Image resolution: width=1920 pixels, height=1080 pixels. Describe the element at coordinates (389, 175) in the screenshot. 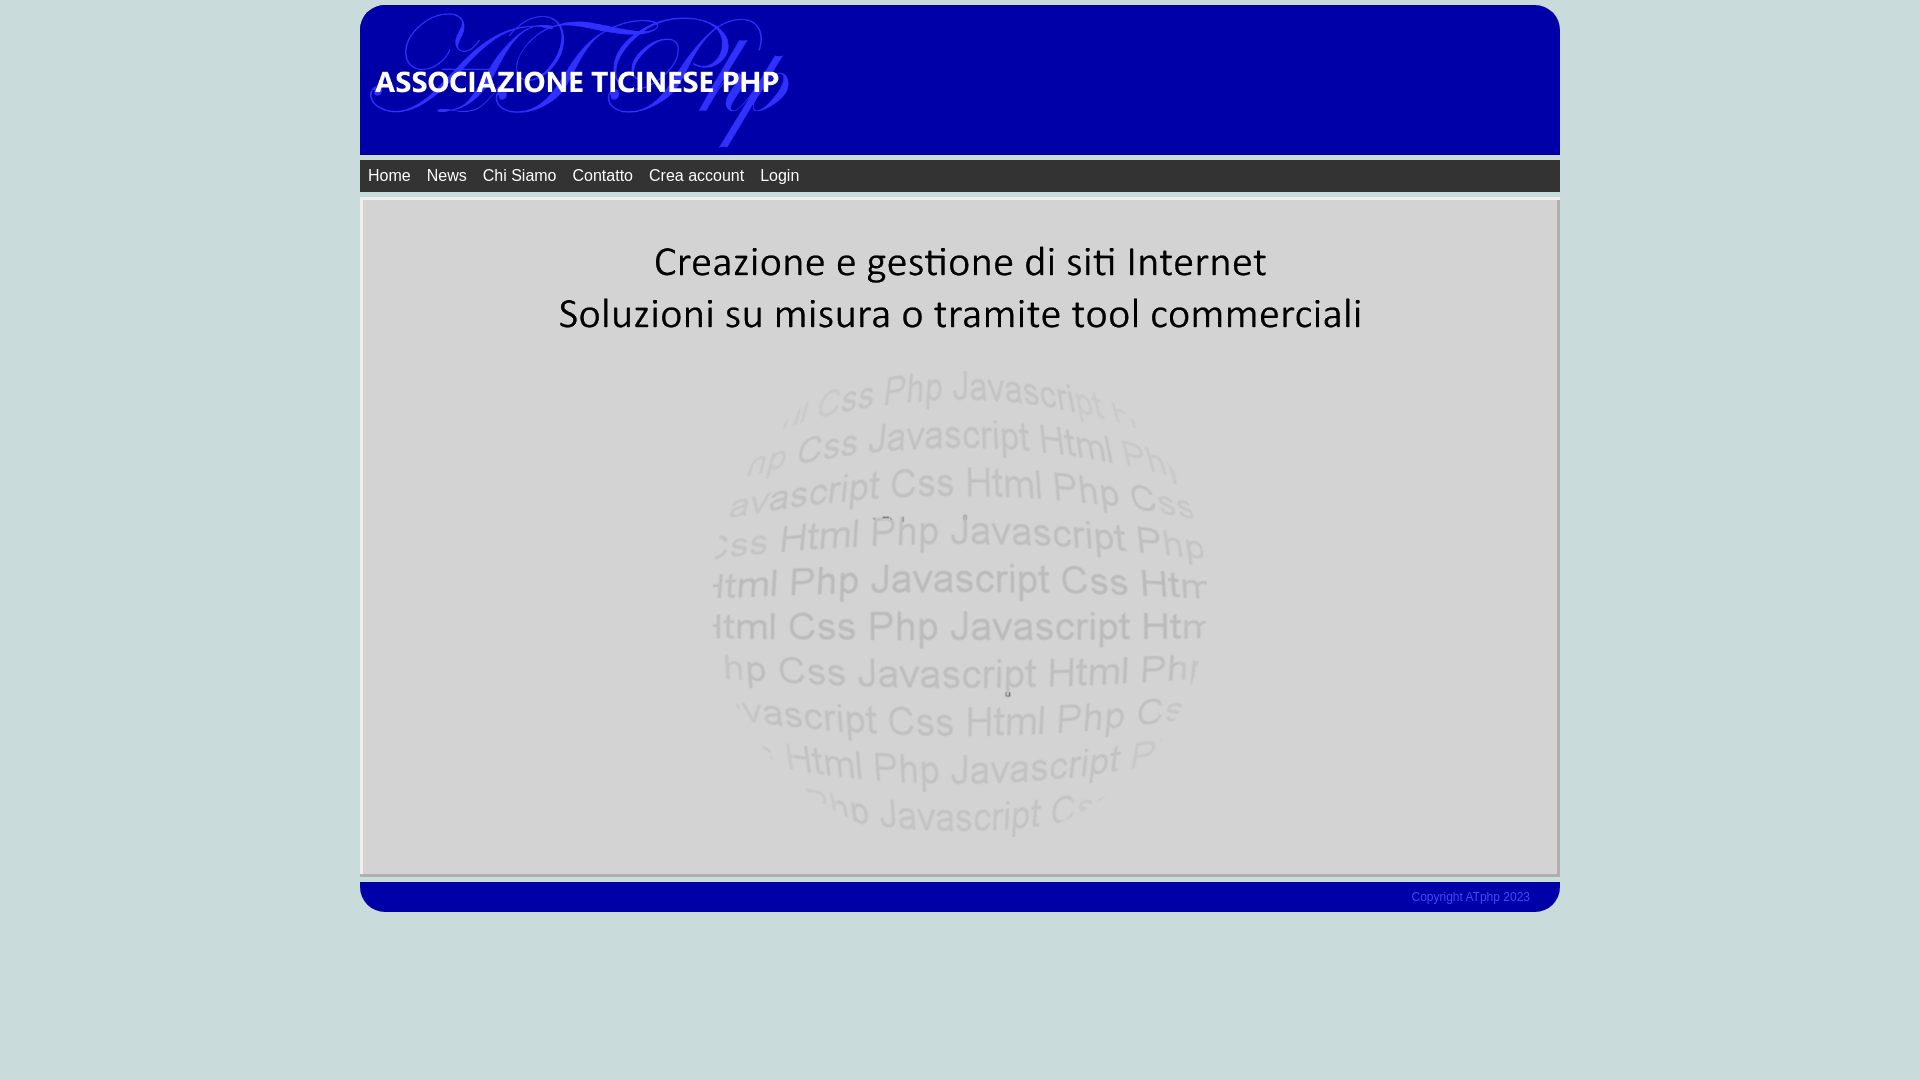

I see `'Home'` at that location.